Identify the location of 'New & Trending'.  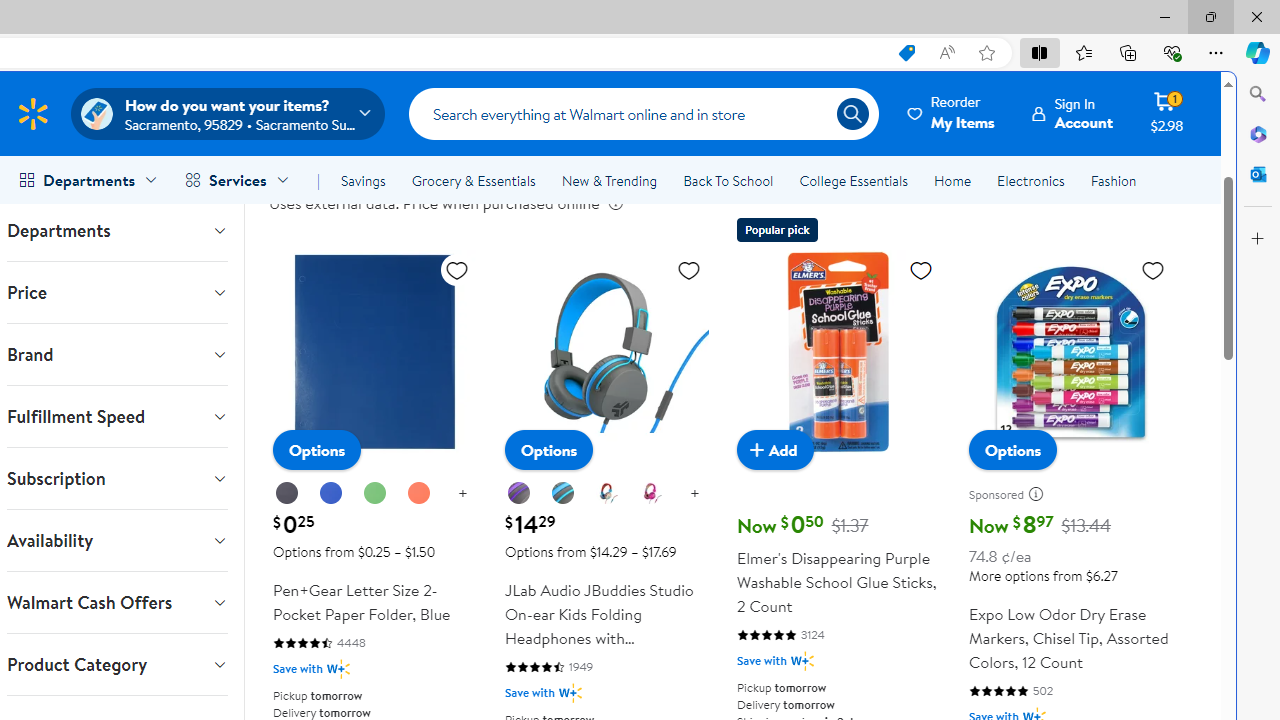
(608, 181).